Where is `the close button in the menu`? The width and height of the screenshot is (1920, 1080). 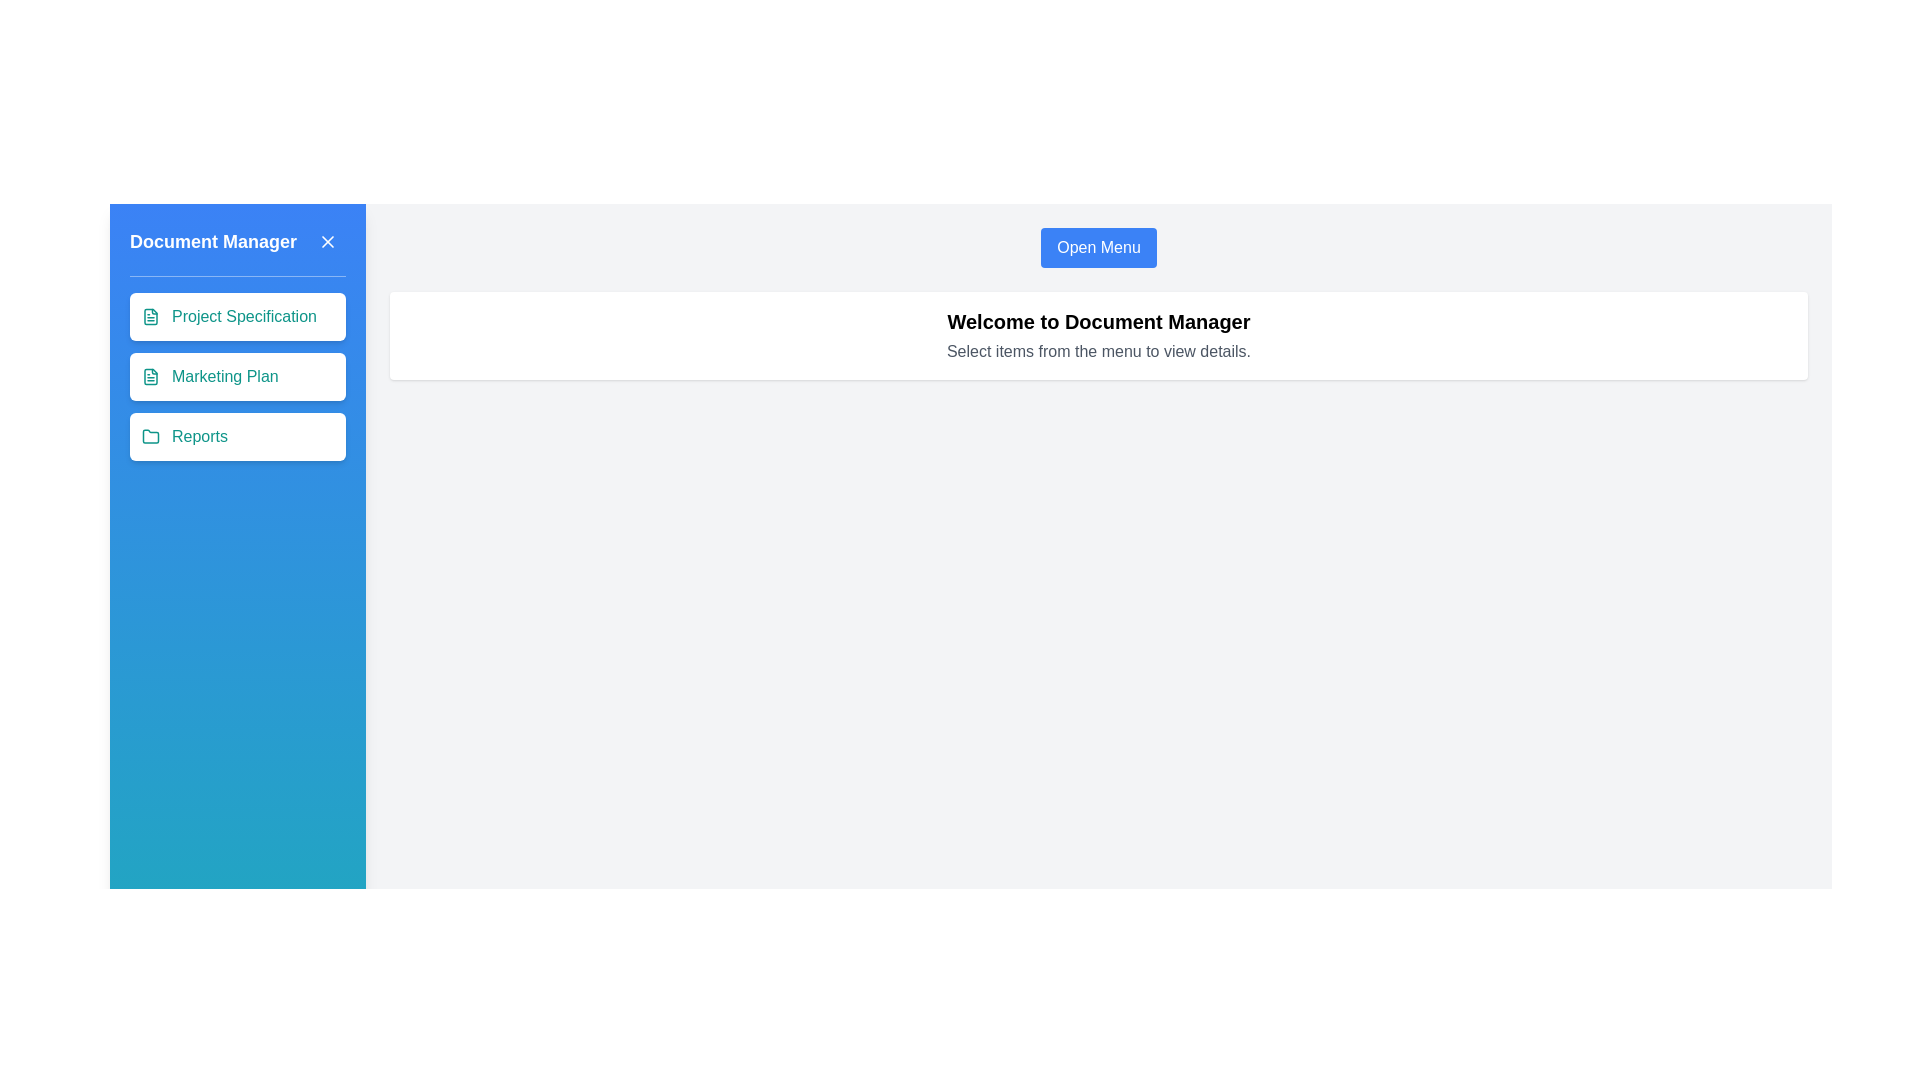
the close button in the menu is located at coordinates (327, 241).